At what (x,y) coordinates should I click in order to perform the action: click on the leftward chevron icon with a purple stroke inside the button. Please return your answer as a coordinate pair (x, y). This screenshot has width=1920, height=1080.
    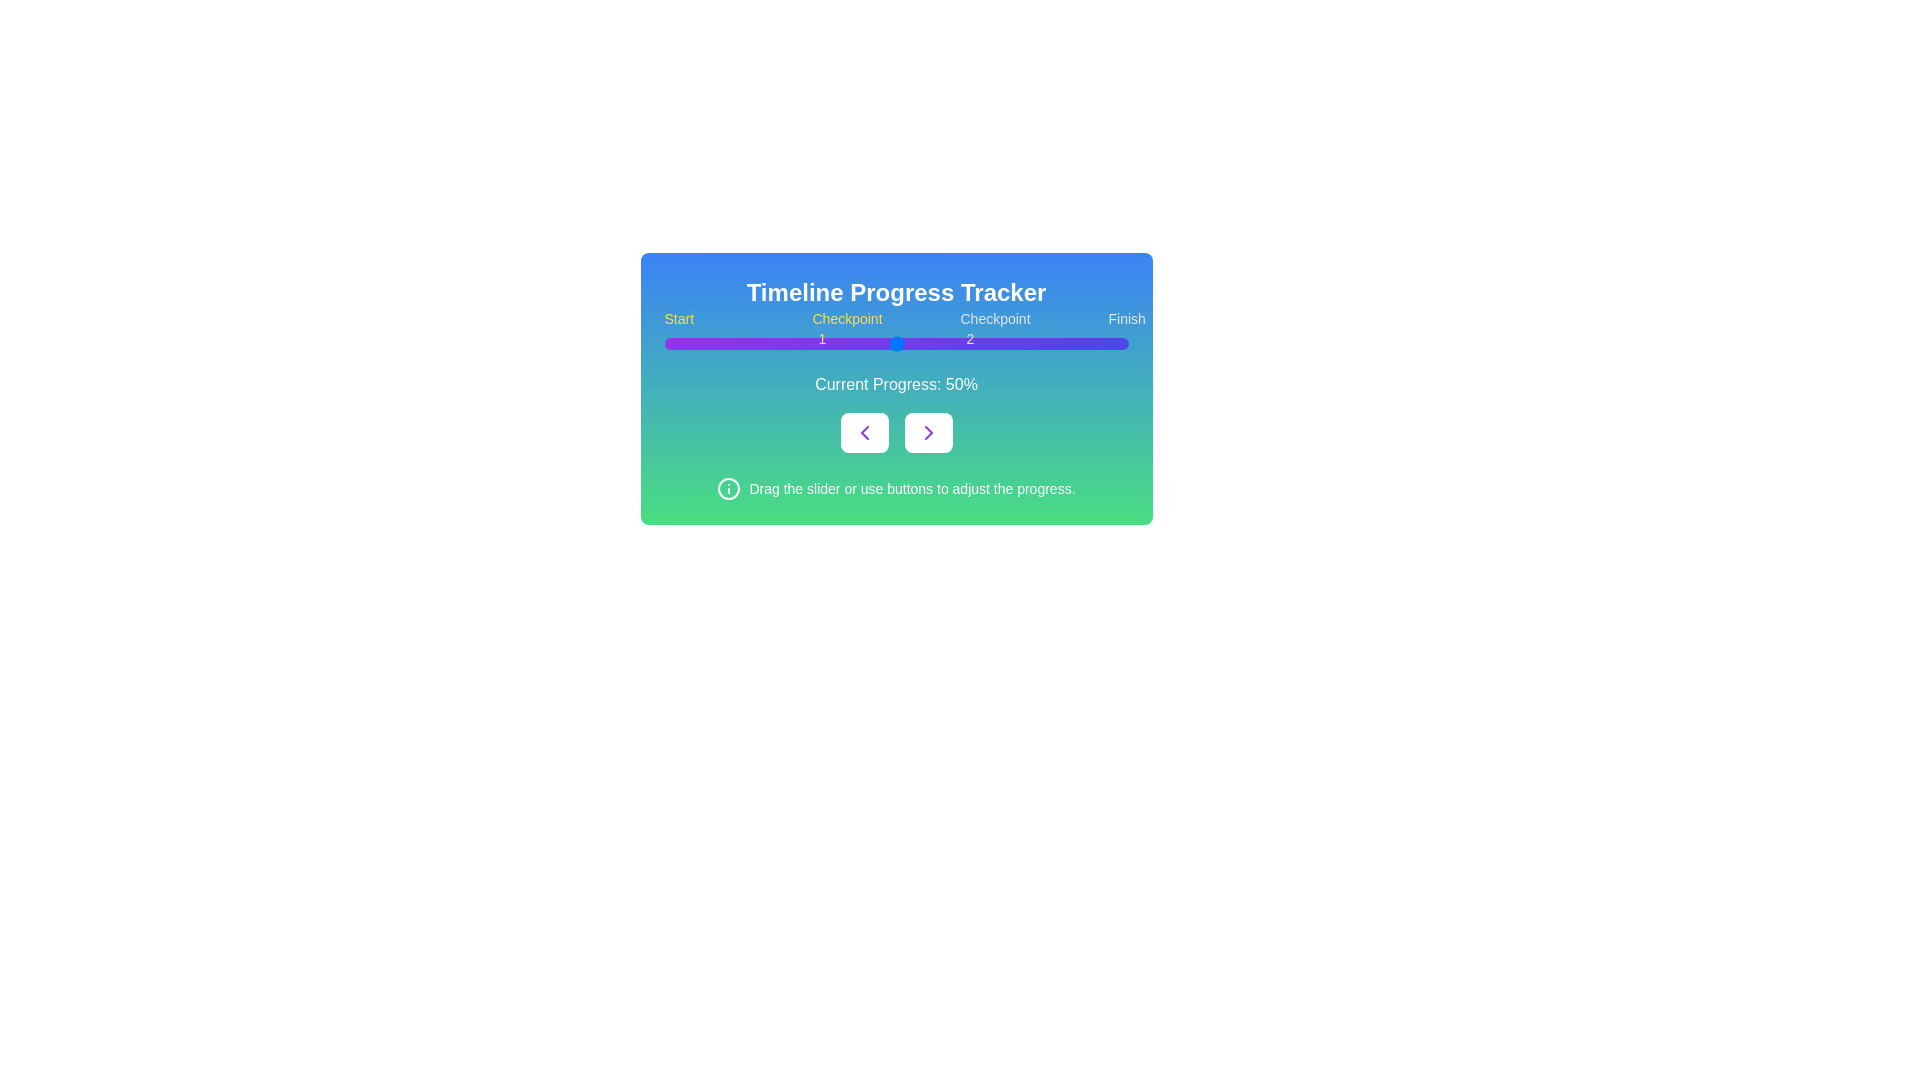
    Looking at the image, I should click on (864, 431).